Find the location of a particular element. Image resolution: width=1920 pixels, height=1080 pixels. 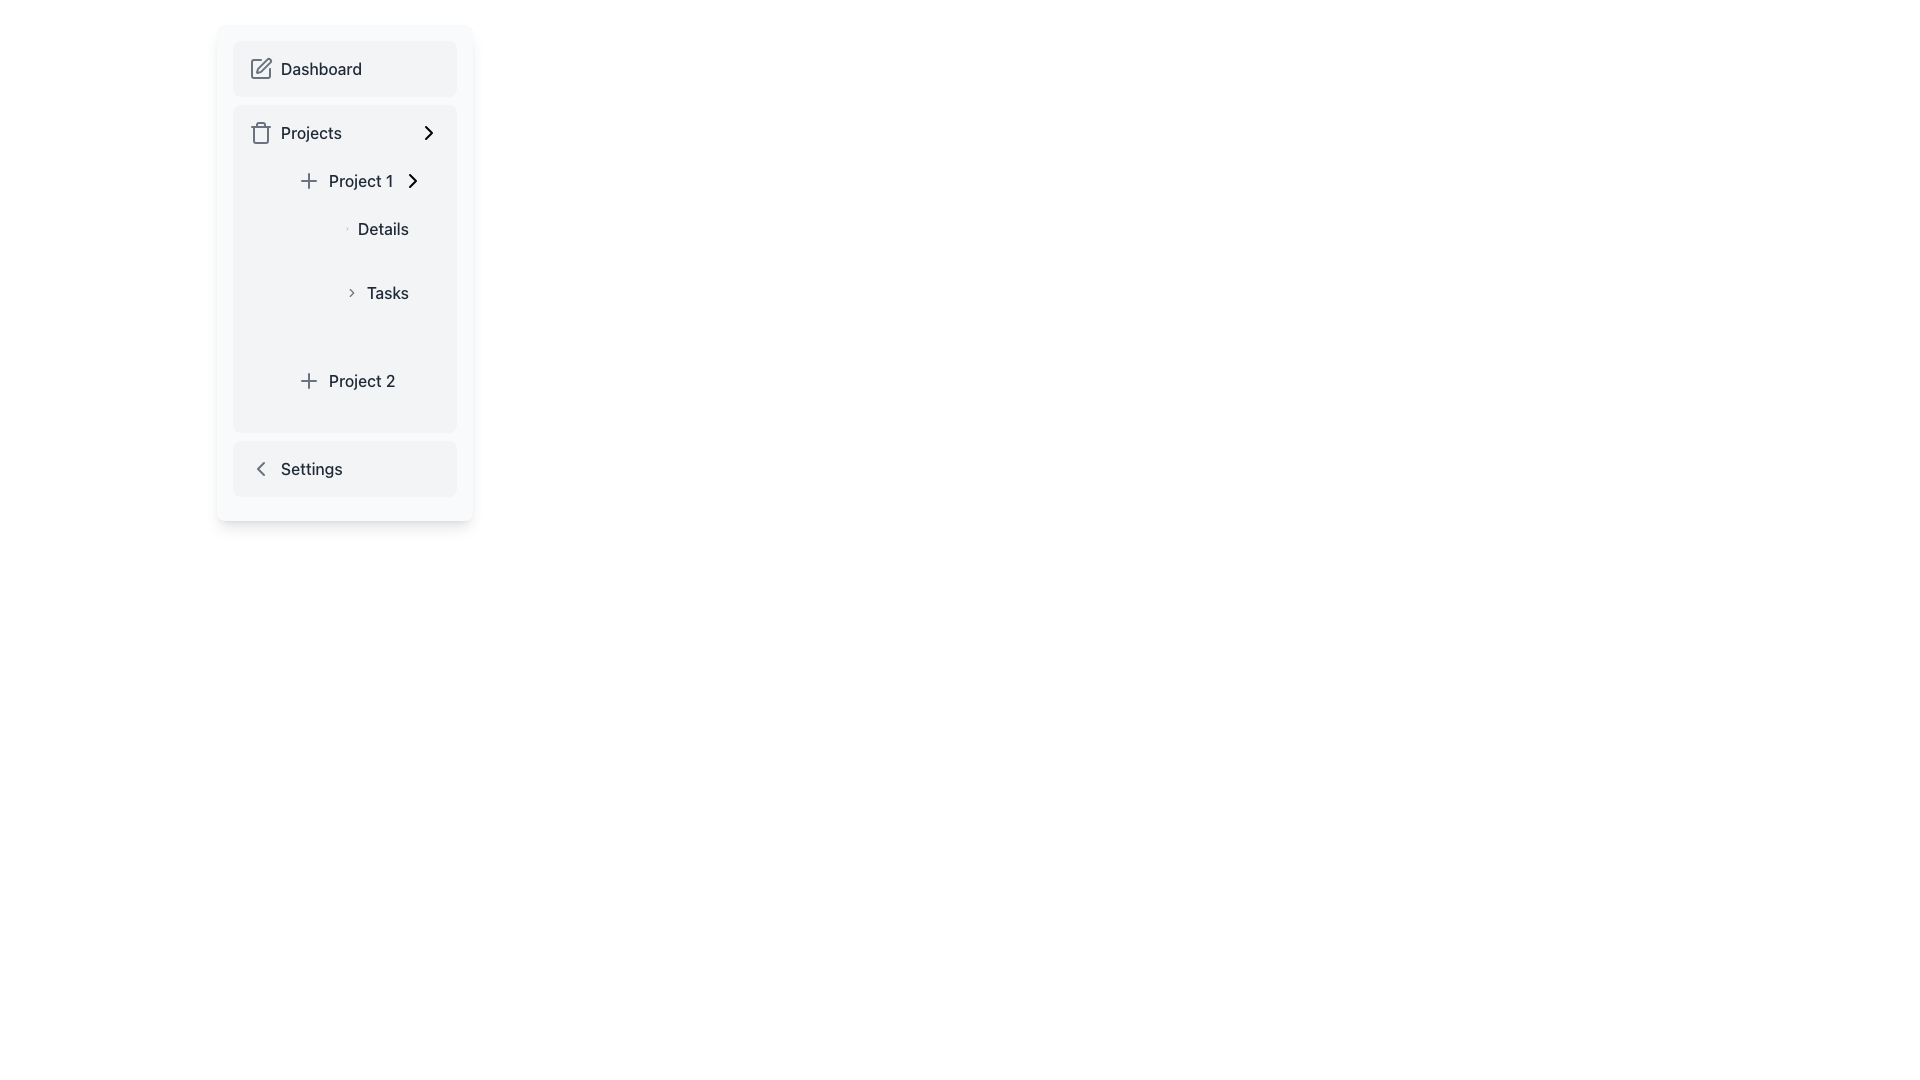

on the list item labeled 'Project 2', which consists of a '+' icon and the text 'Project 2' is located at coordinates (360, 381).